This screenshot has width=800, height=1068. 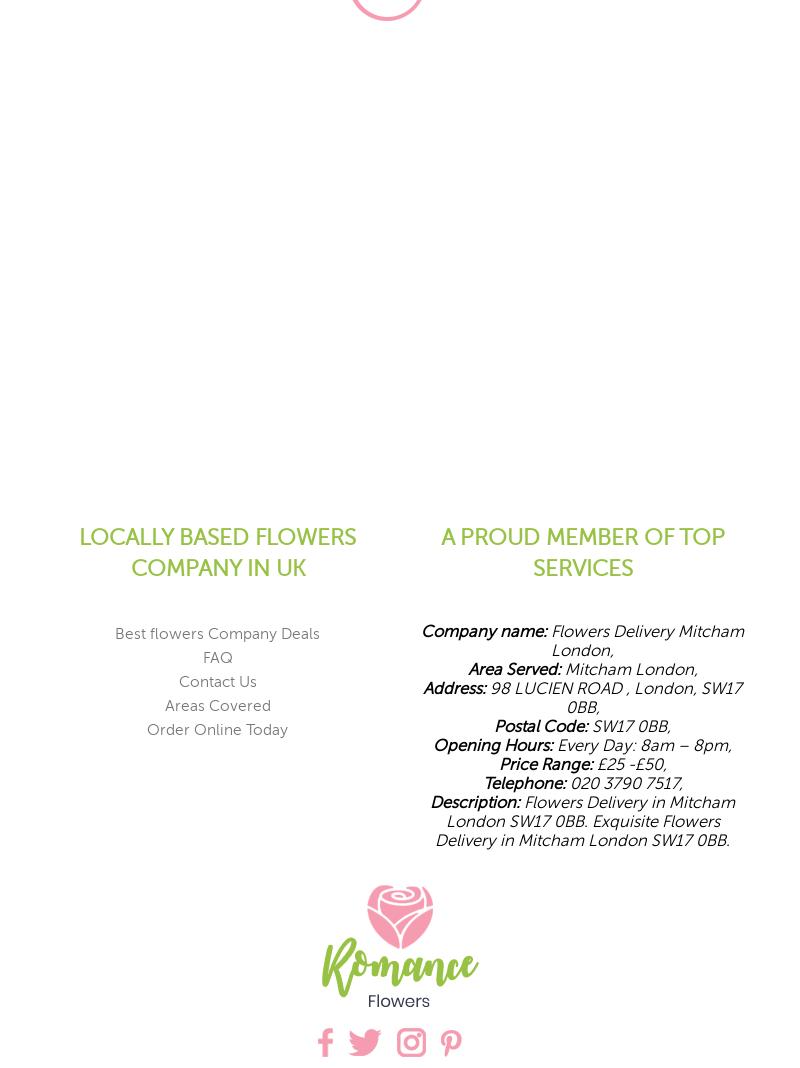 What do you see at coordinates (217, 632) in the screenshot?
I see `'Best flowers Company Deals'` at bounding box center [217, 632].